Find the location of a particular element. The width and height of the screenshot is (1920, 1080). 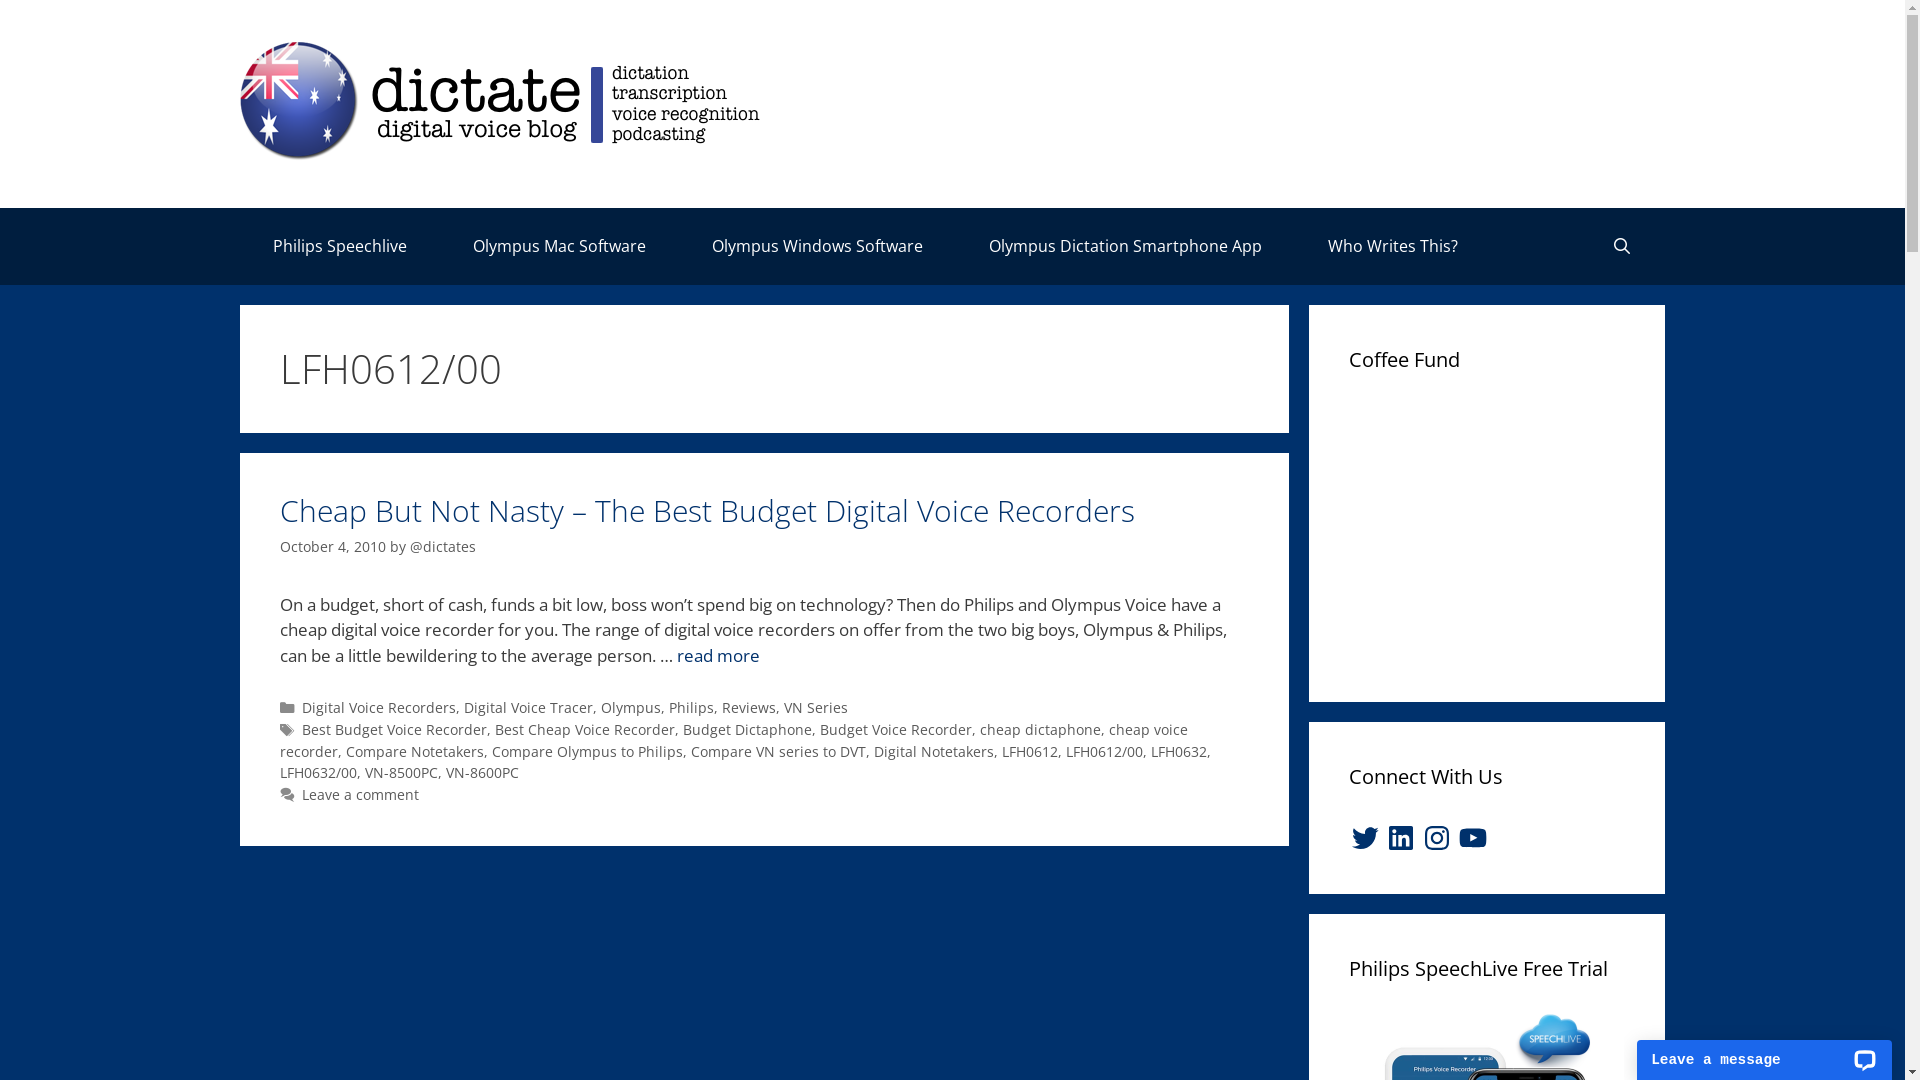

'Digital Notetakers' is located at coordinates (933, 751).